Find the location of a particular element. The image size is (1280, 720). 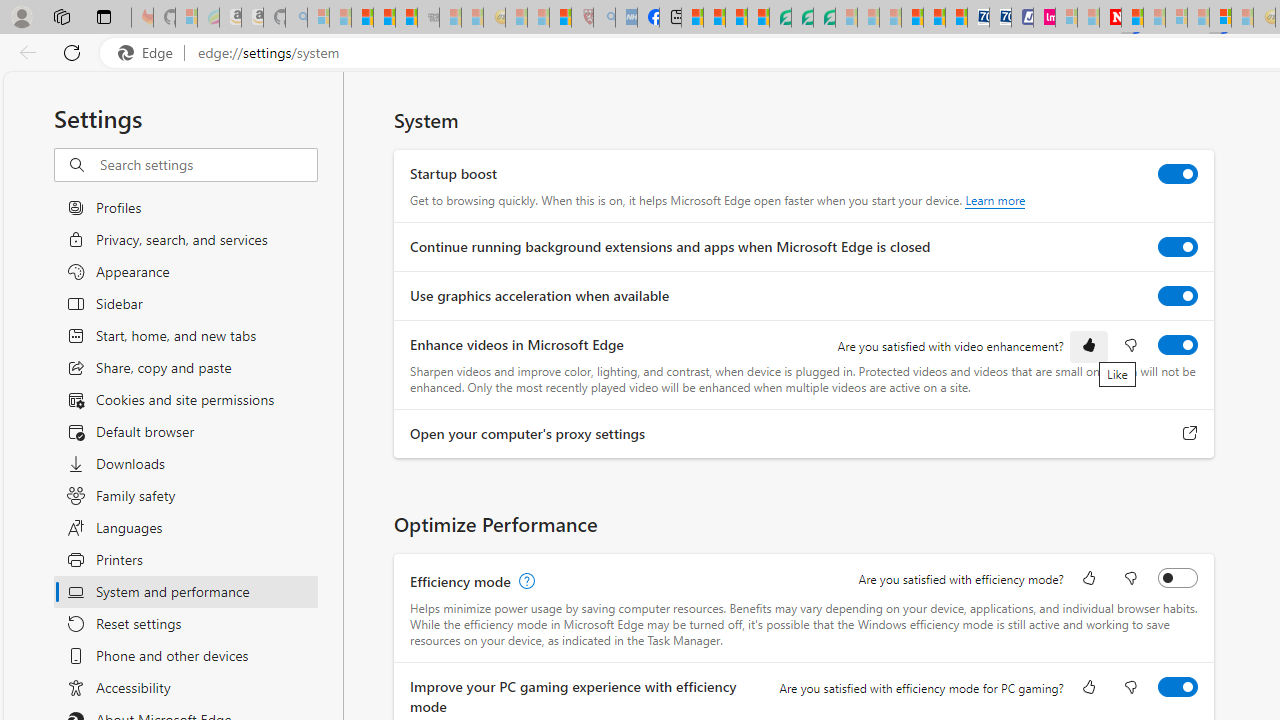

'Terms of Use Agreement' is located at coordinates (802, 17).